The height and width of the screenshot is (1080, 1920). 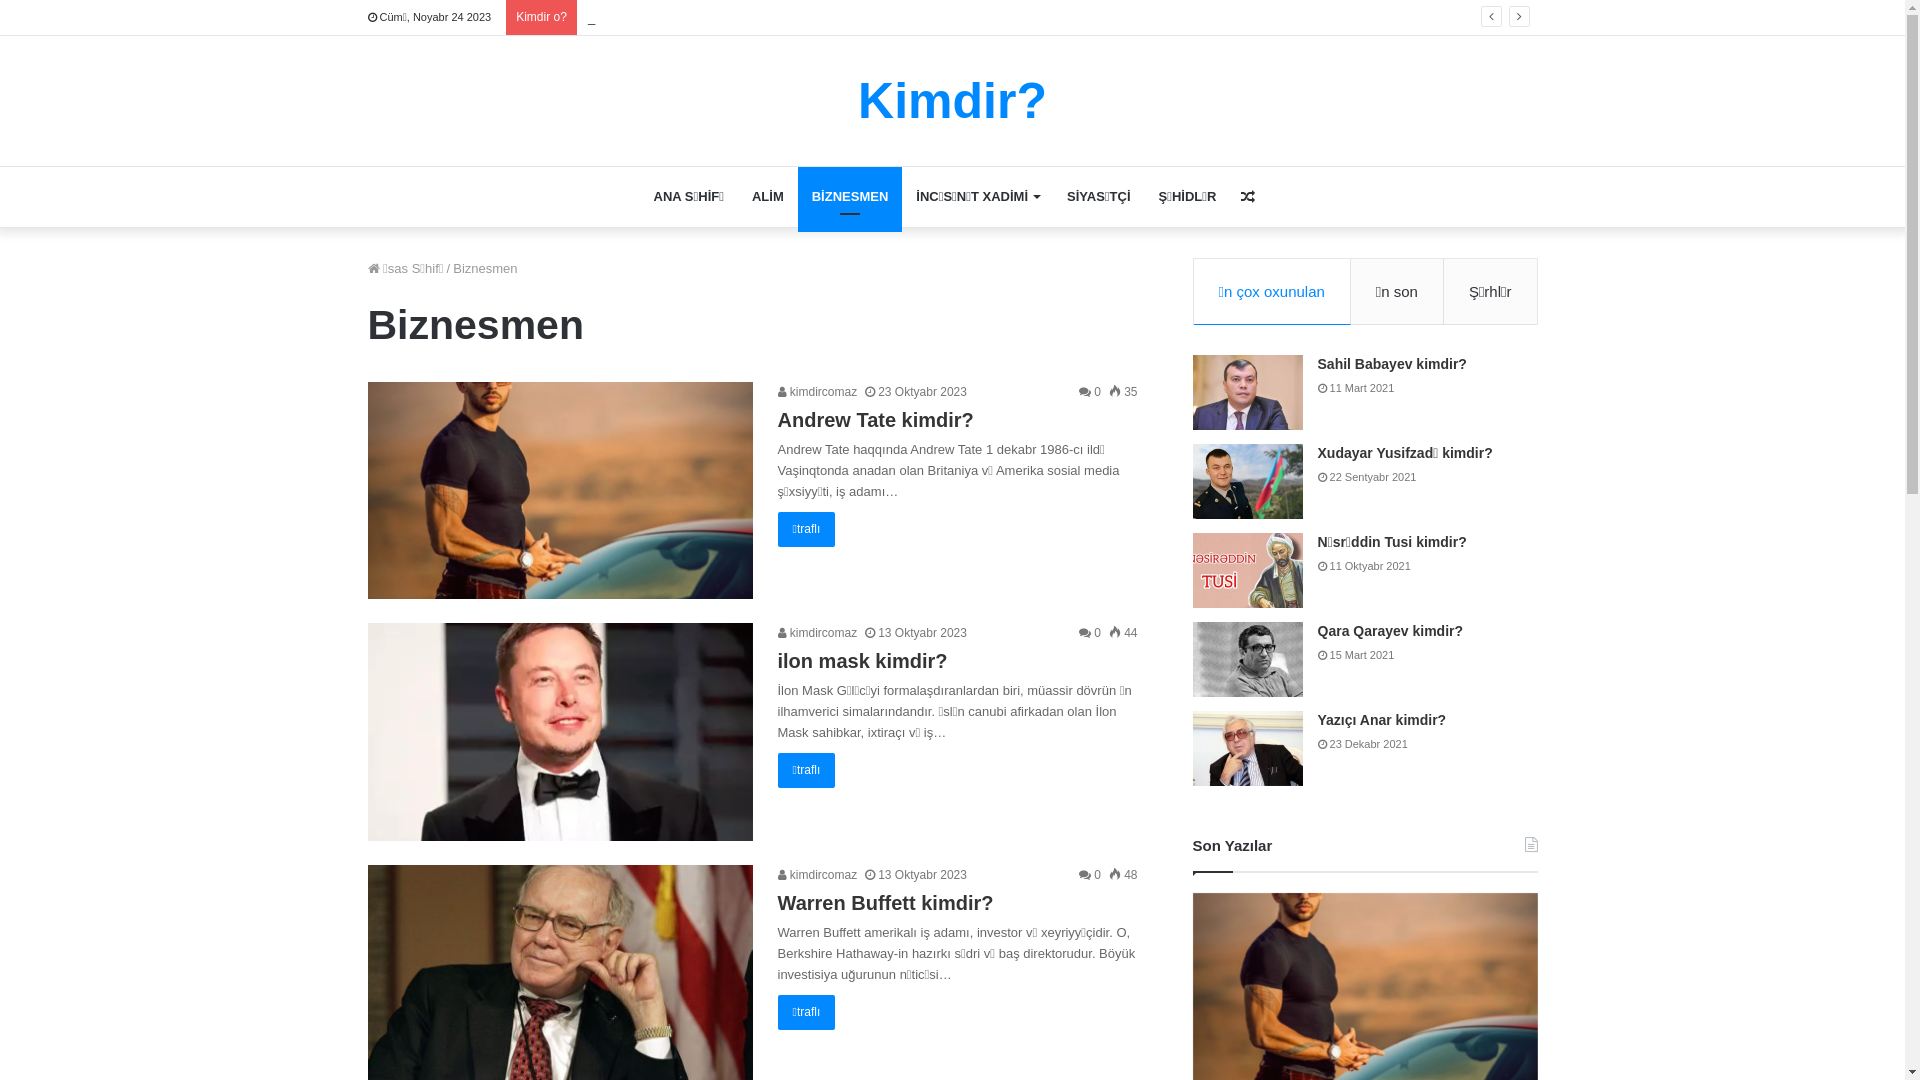 What do you see at coordinates (1246, 196) in the screenshot?
I see `'Random Article'` at bounding box center [1246, 196].